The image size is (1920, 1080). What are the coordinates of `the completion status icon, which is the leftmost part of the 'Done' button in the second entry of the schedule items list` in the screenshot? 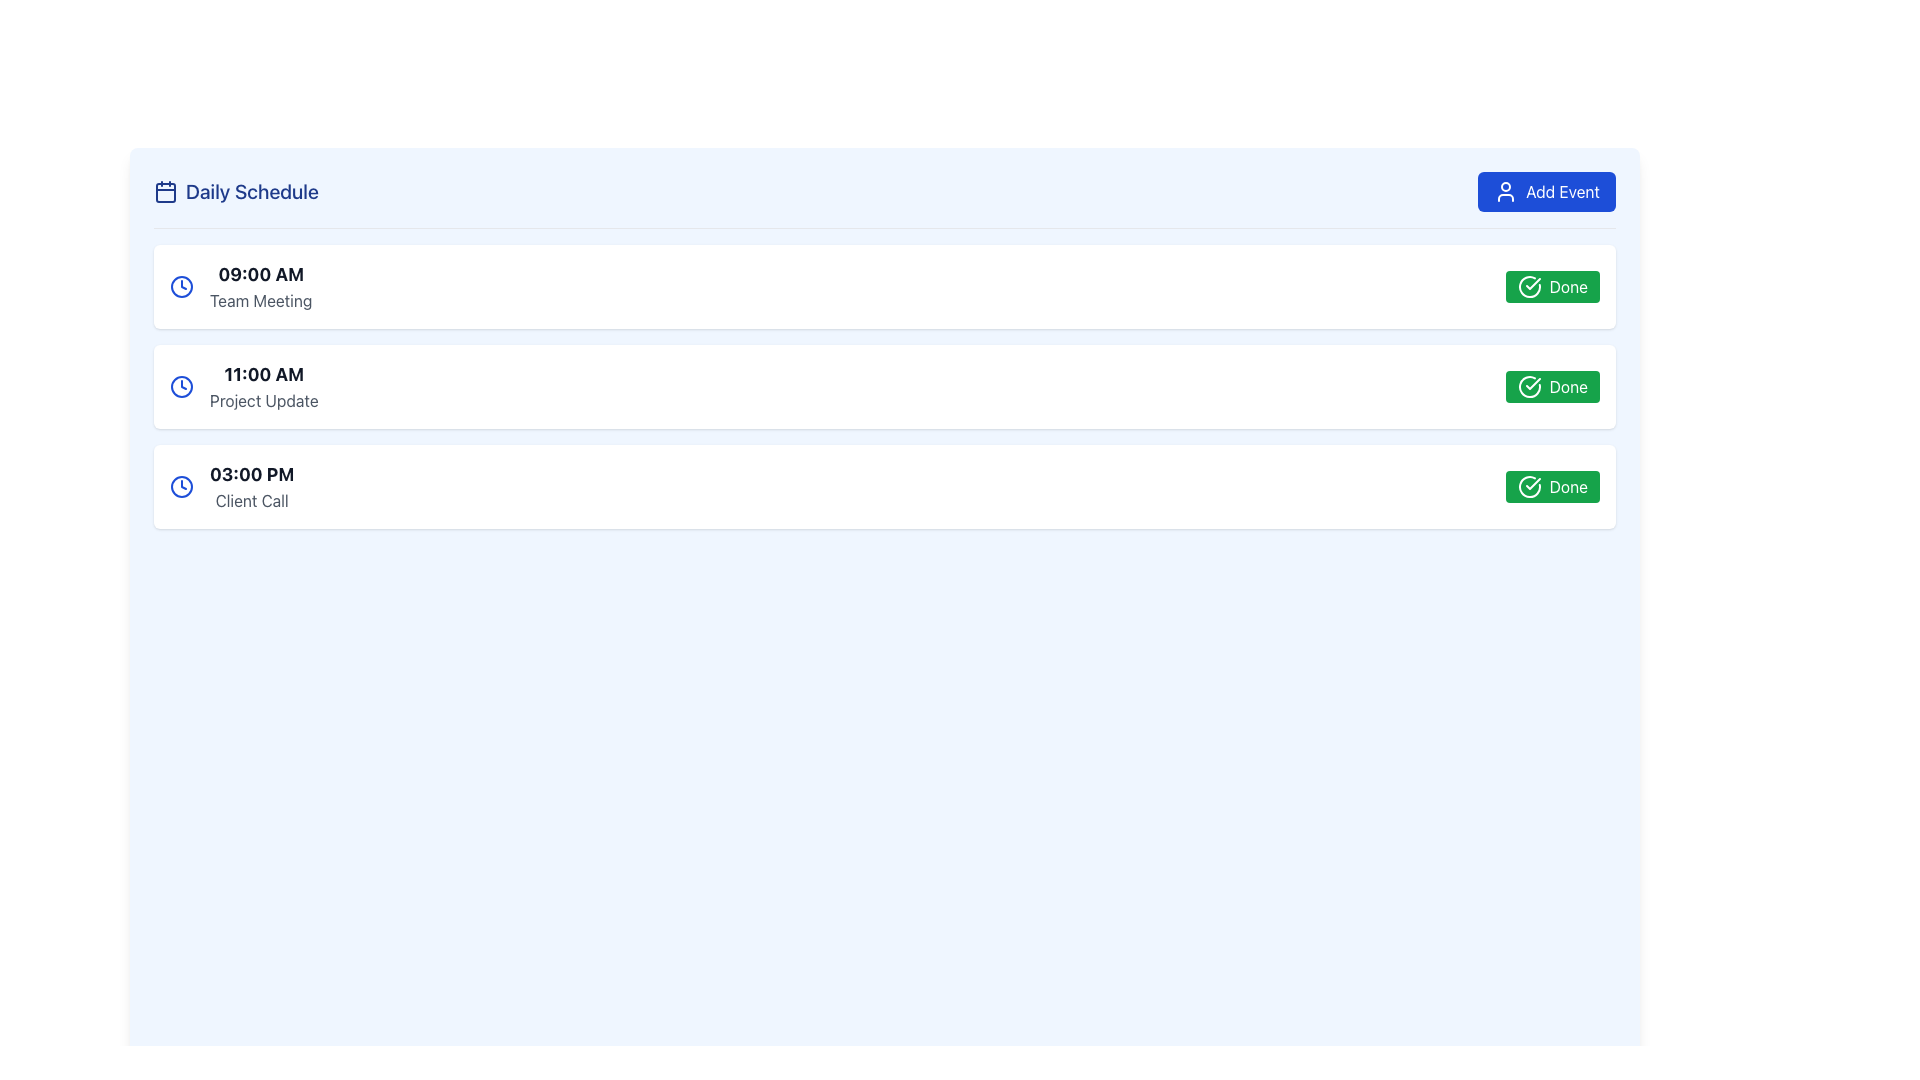 It's located at (1528, 286).